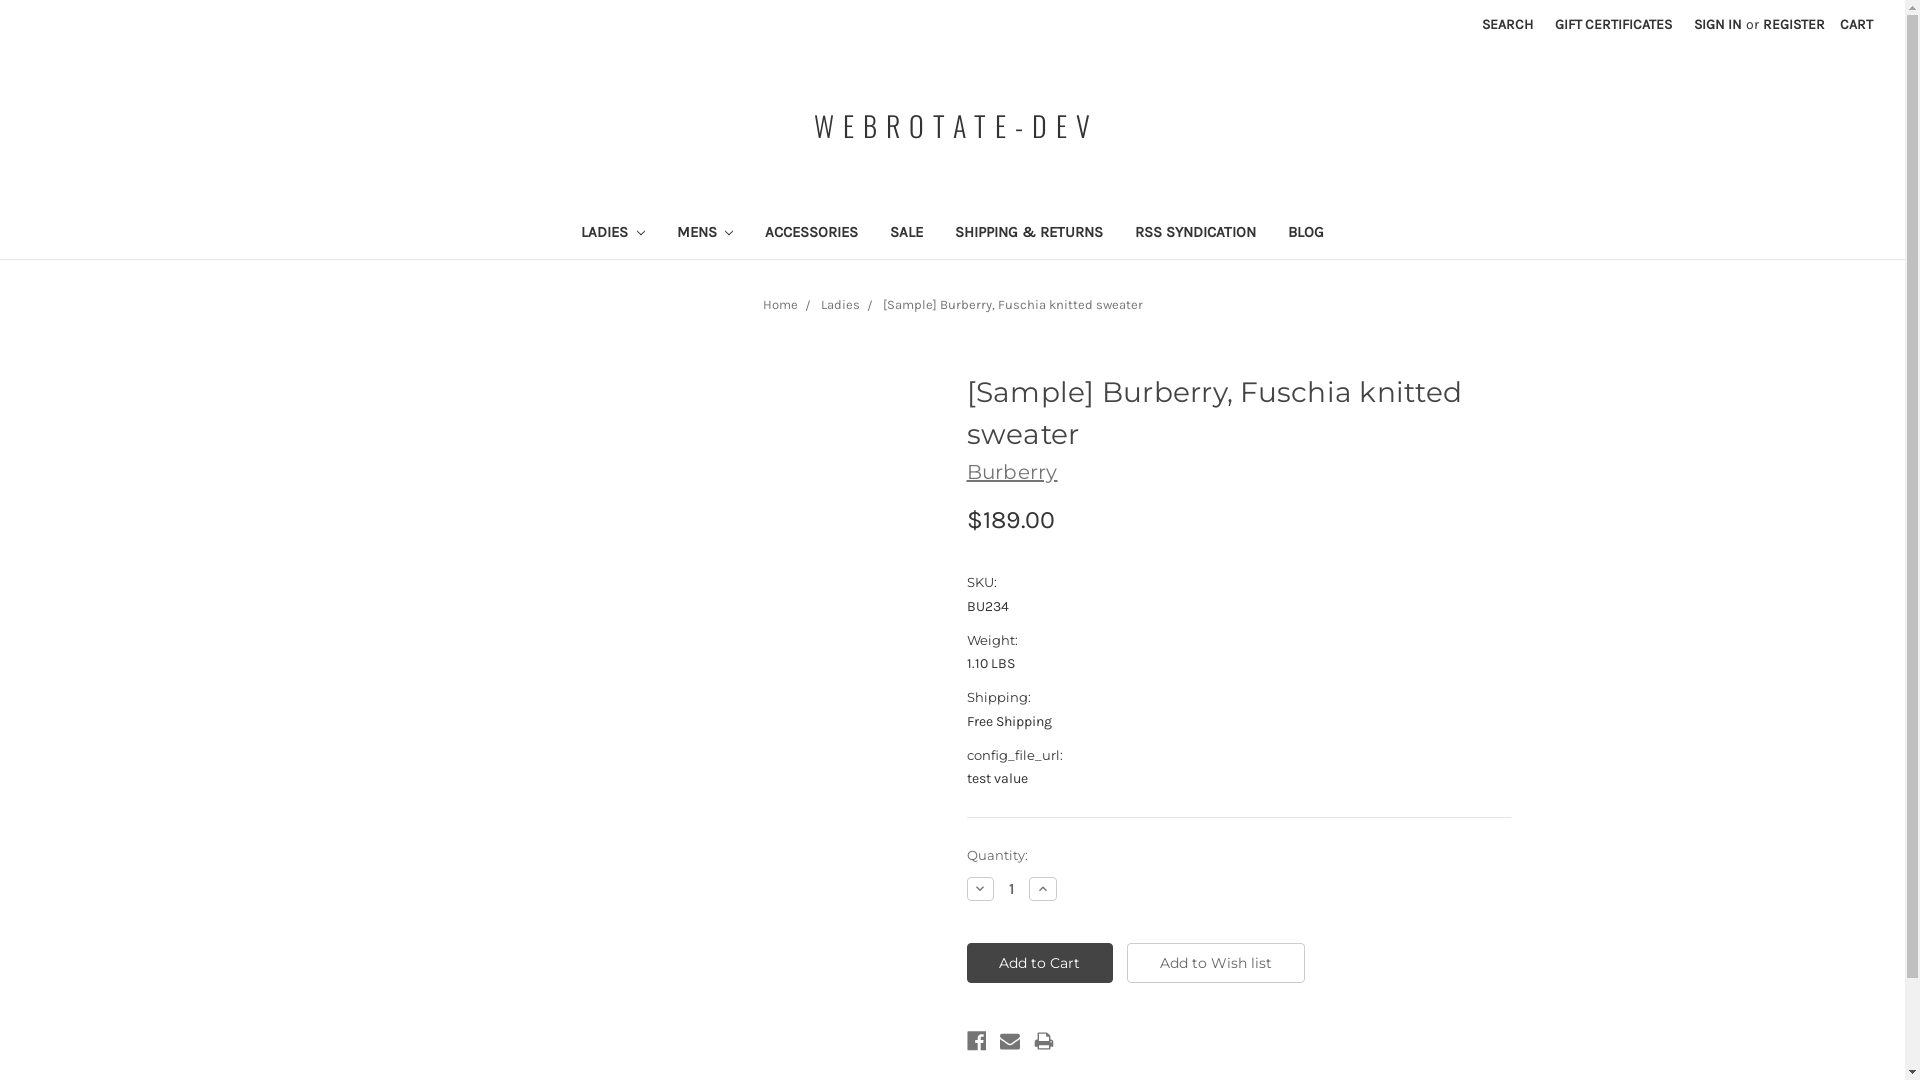 The width and height of the screenshot is (1920, 1080). What do you see at coordinates (1794, 24) in the screenshot?
I see `'REGISTER'` at bounding box center [1794, 24].